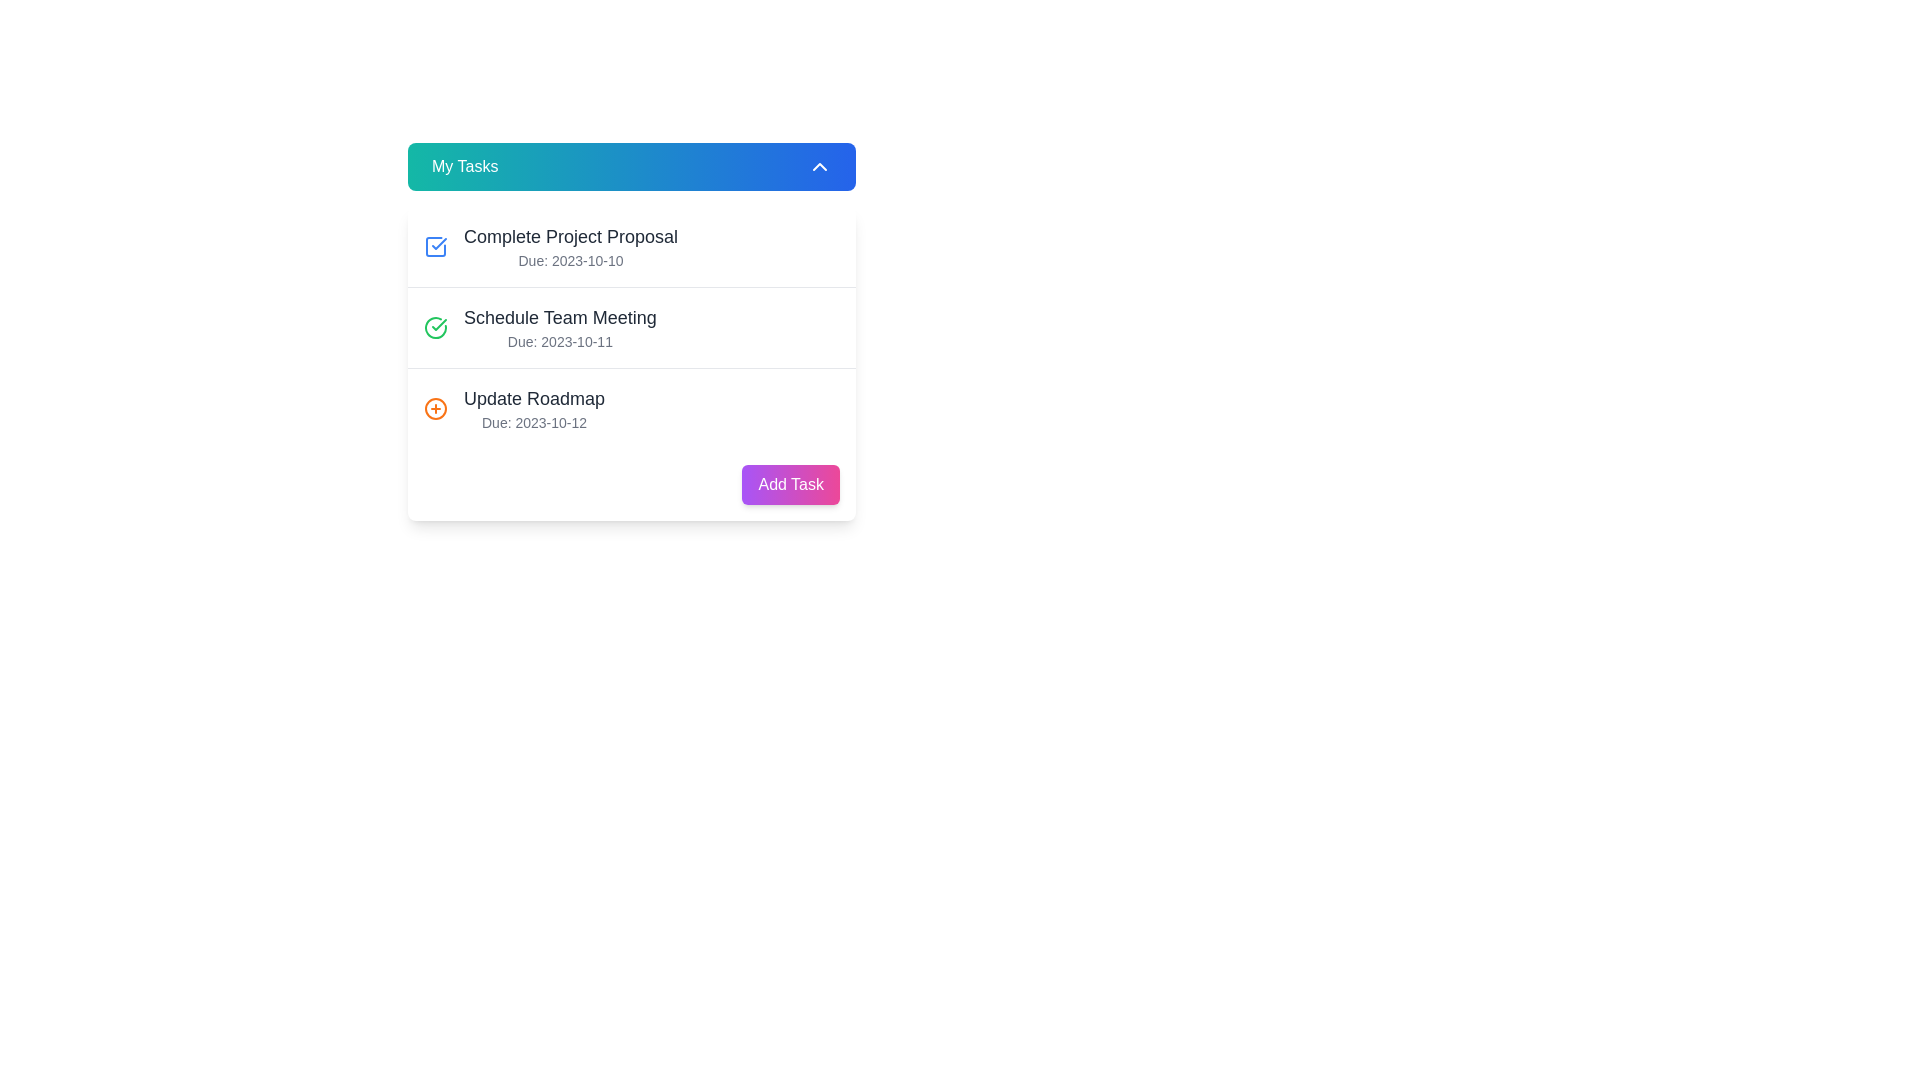 The width and height of the screenshot is (1920, 1080). Describe the element at coordinates (435, 407) in the screenshot. I see `the SVG Circle icon that represents the associated task in the 'Update Roadmap' task row, located before the text description` at that location.